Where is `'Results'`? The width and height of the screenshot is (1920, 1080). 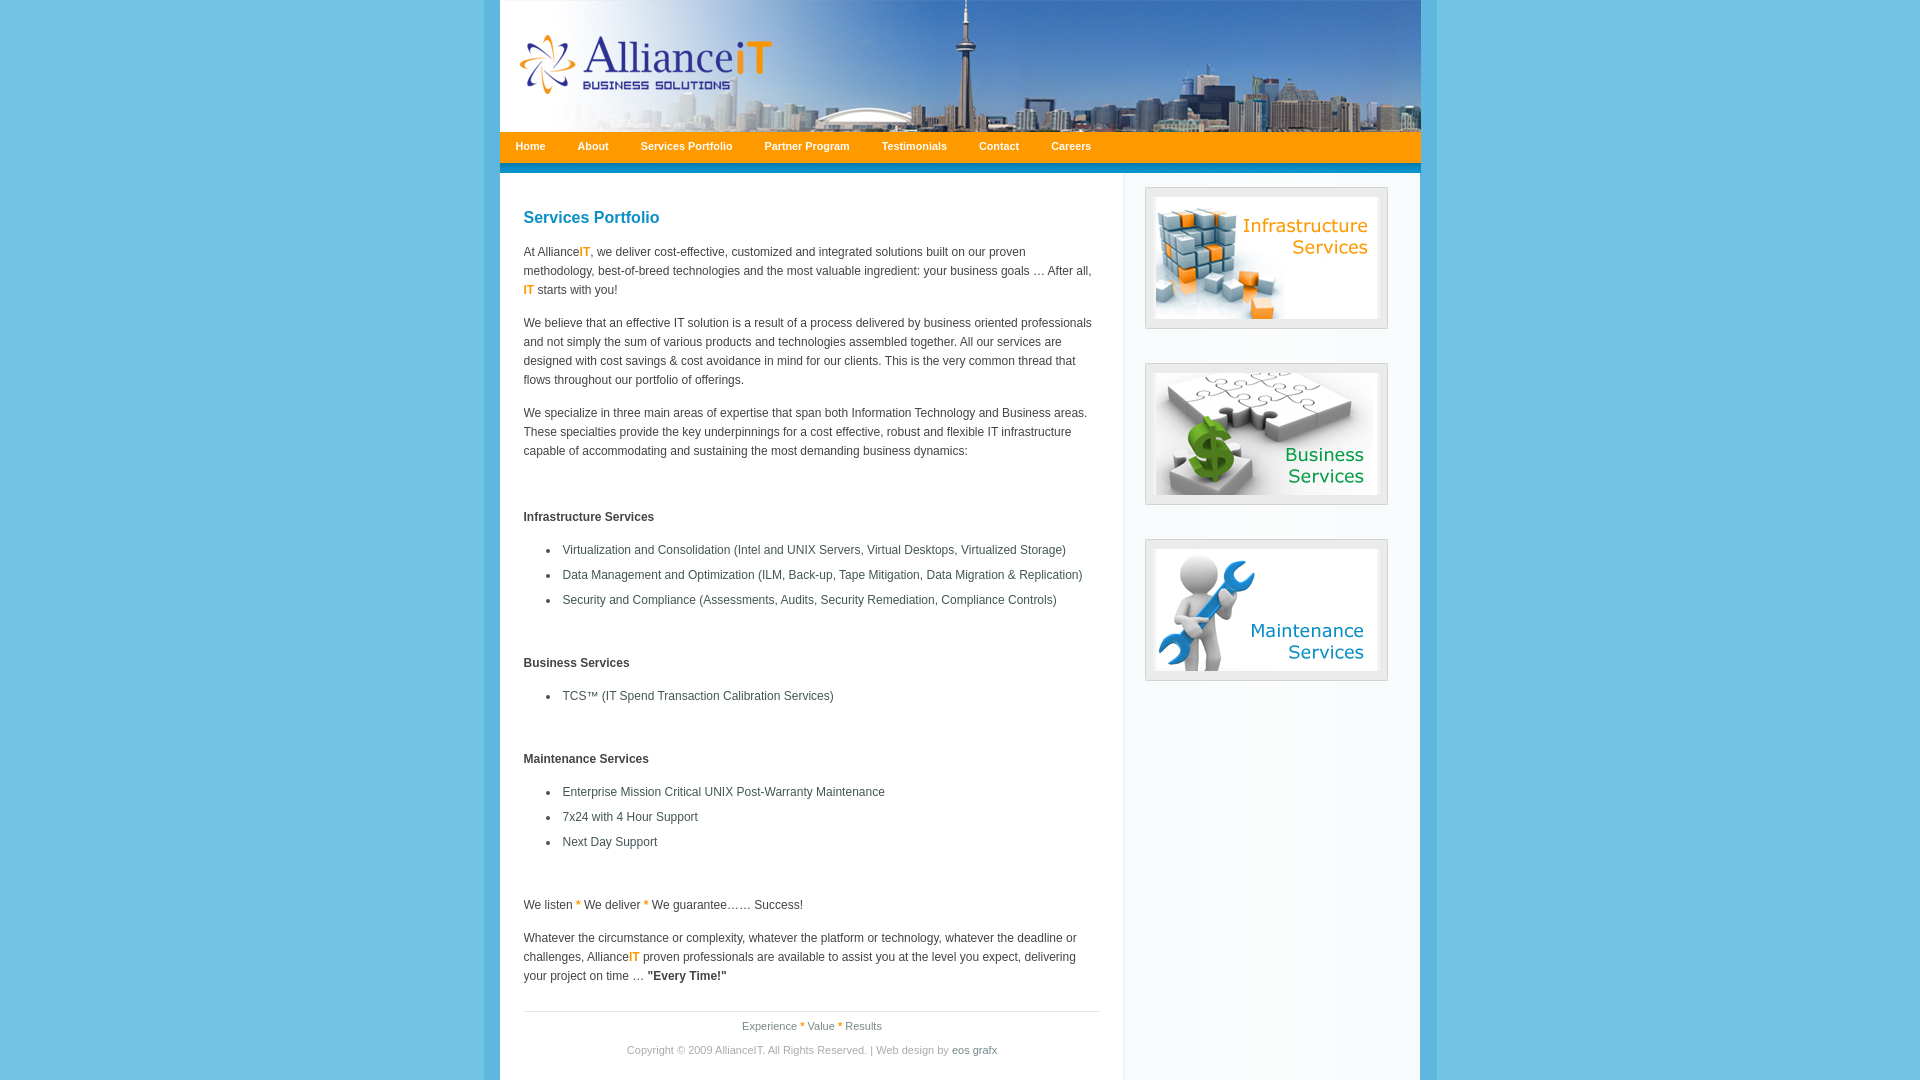
'Results' is located at coordinates (863, 1026).